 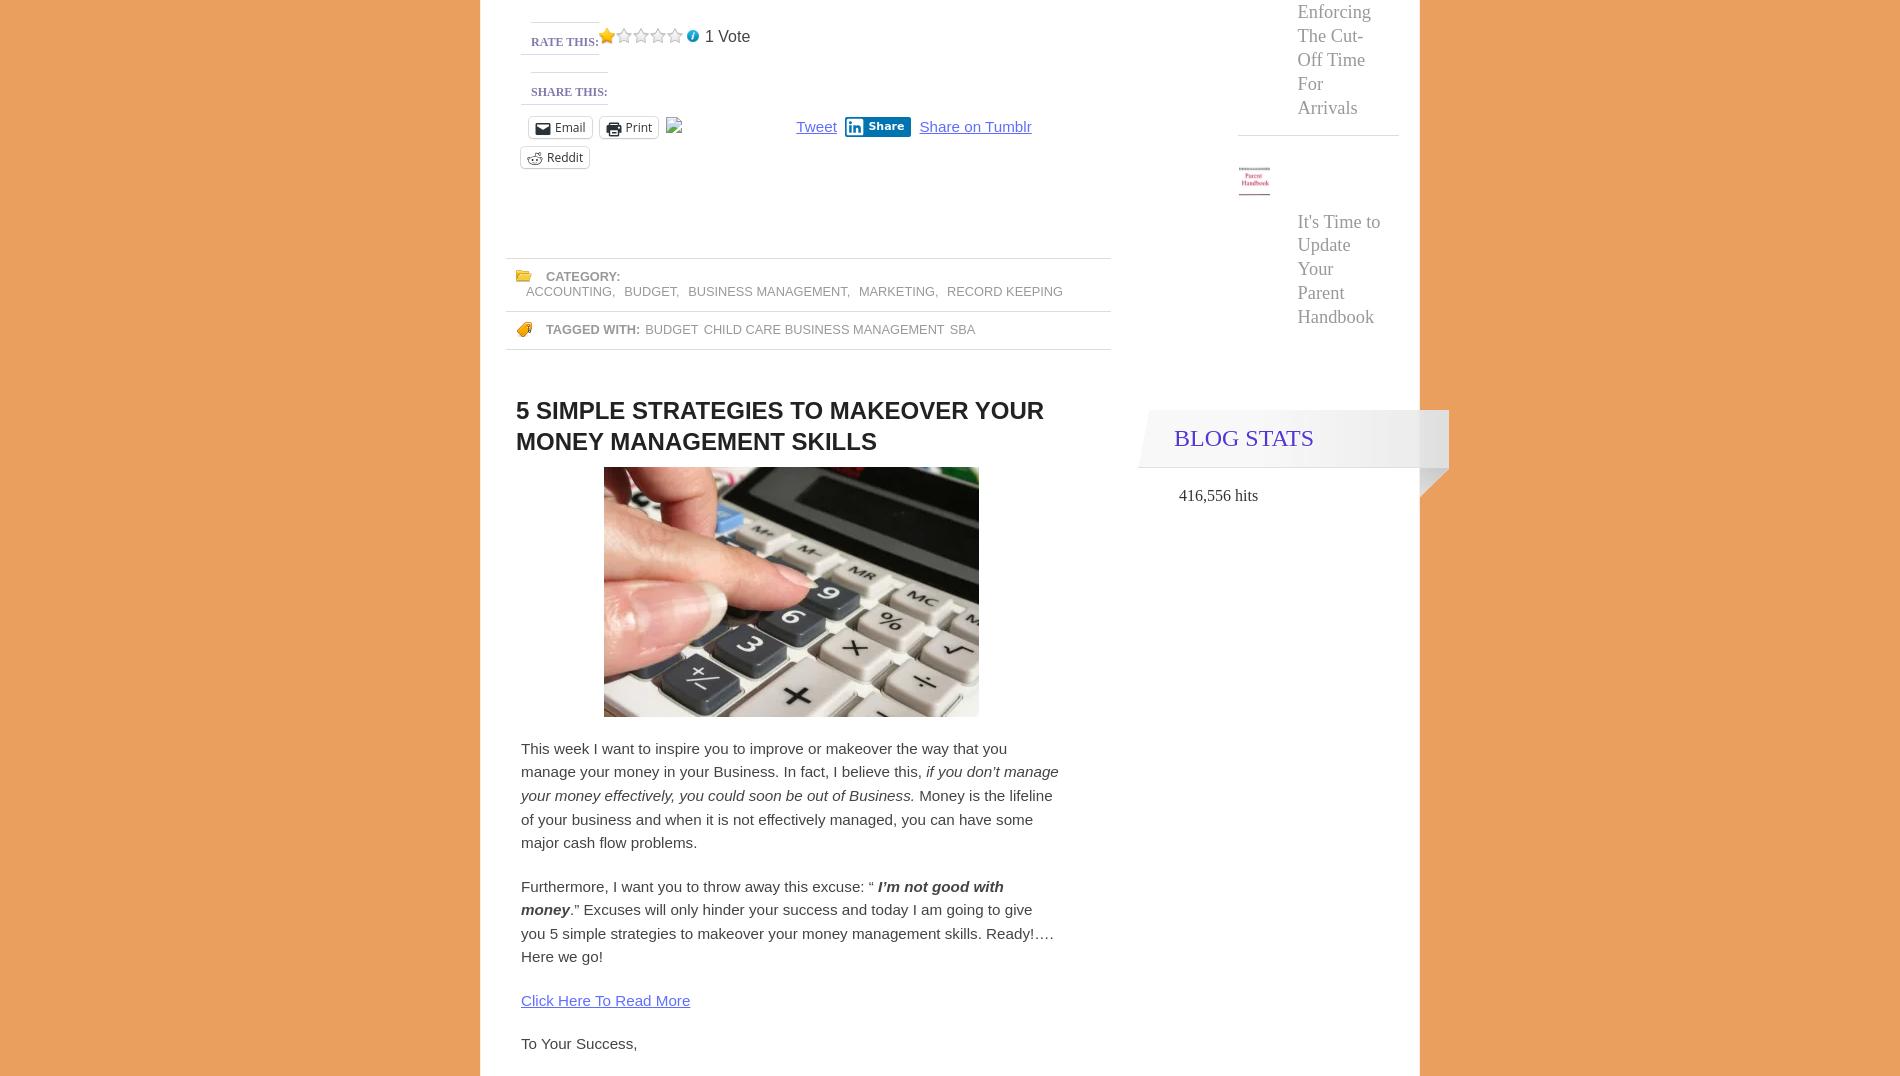 What do you see at coordinates (649, 290) in the screenshot?
I see `'Budget'` at bounding box center [649, 290].